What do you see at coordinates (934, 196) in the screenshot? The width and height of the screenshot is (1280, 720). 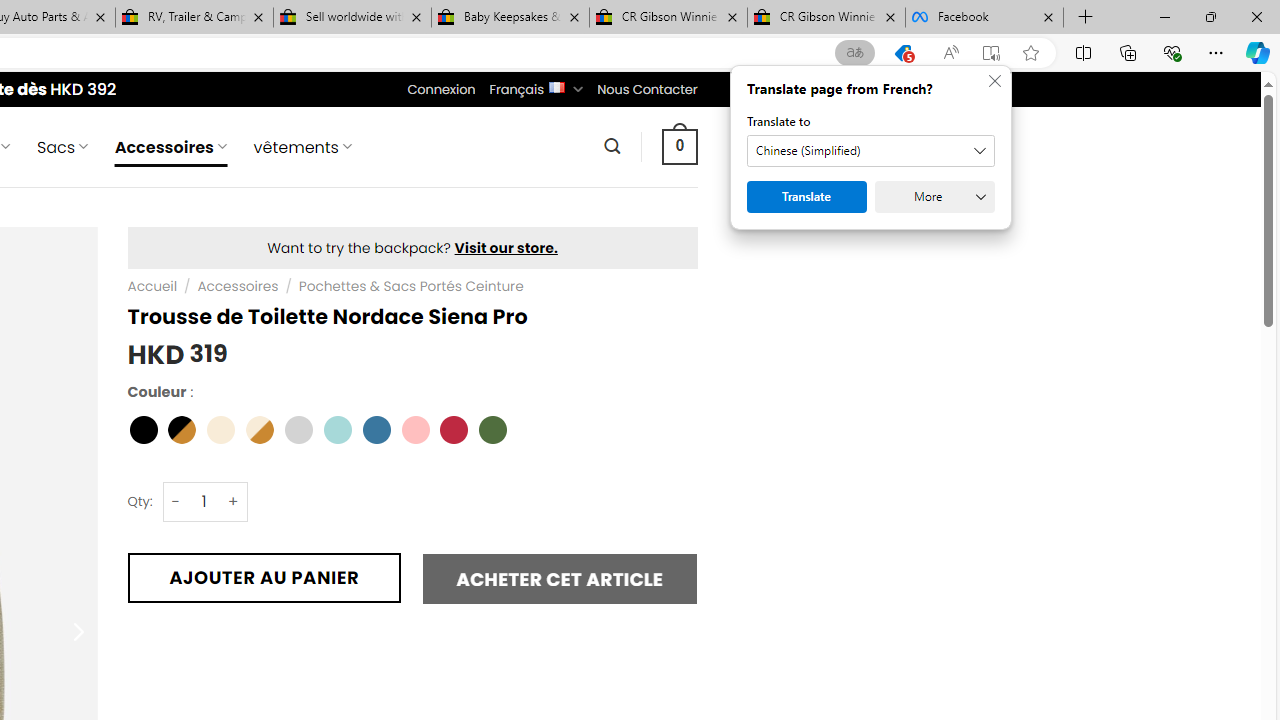 I see `'More'` at bounding box center [934, 196].